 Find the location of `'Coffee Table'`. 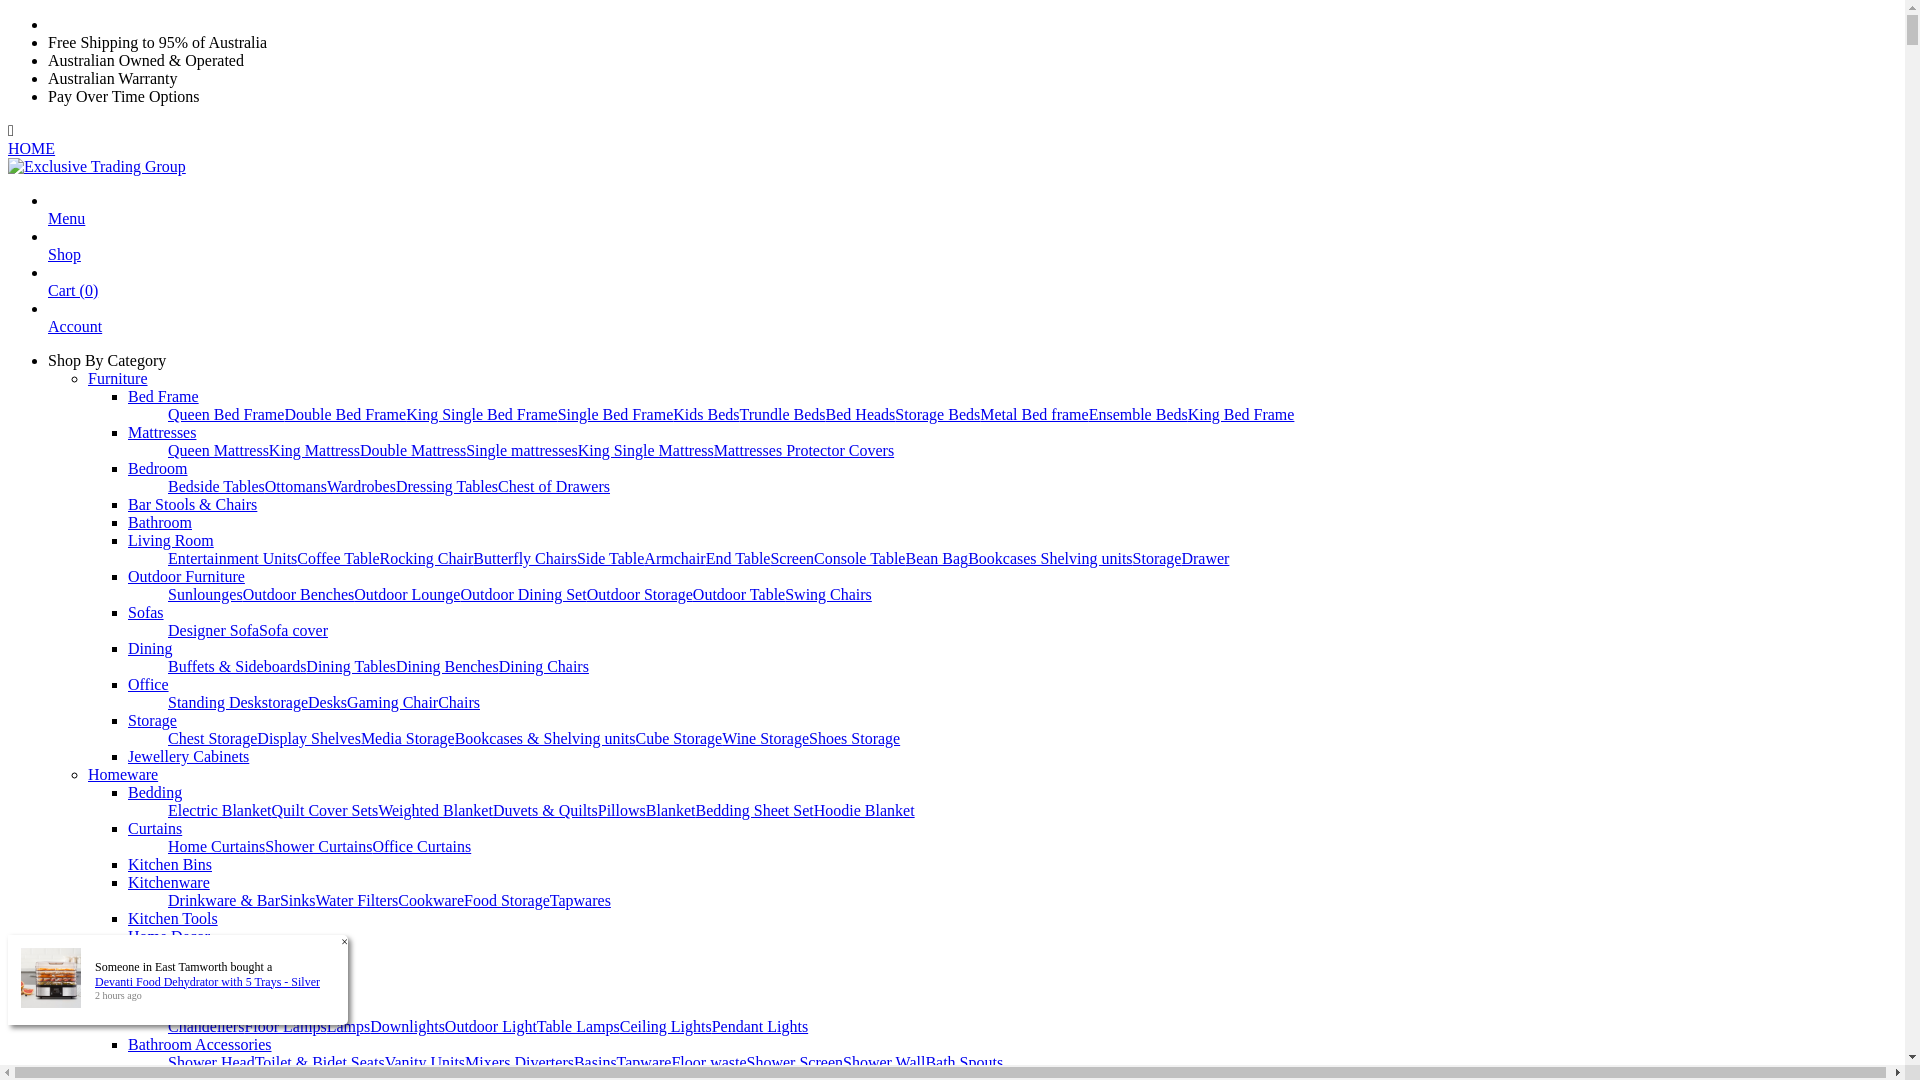

'Coffee Table' is located at coordinates (337, 558).